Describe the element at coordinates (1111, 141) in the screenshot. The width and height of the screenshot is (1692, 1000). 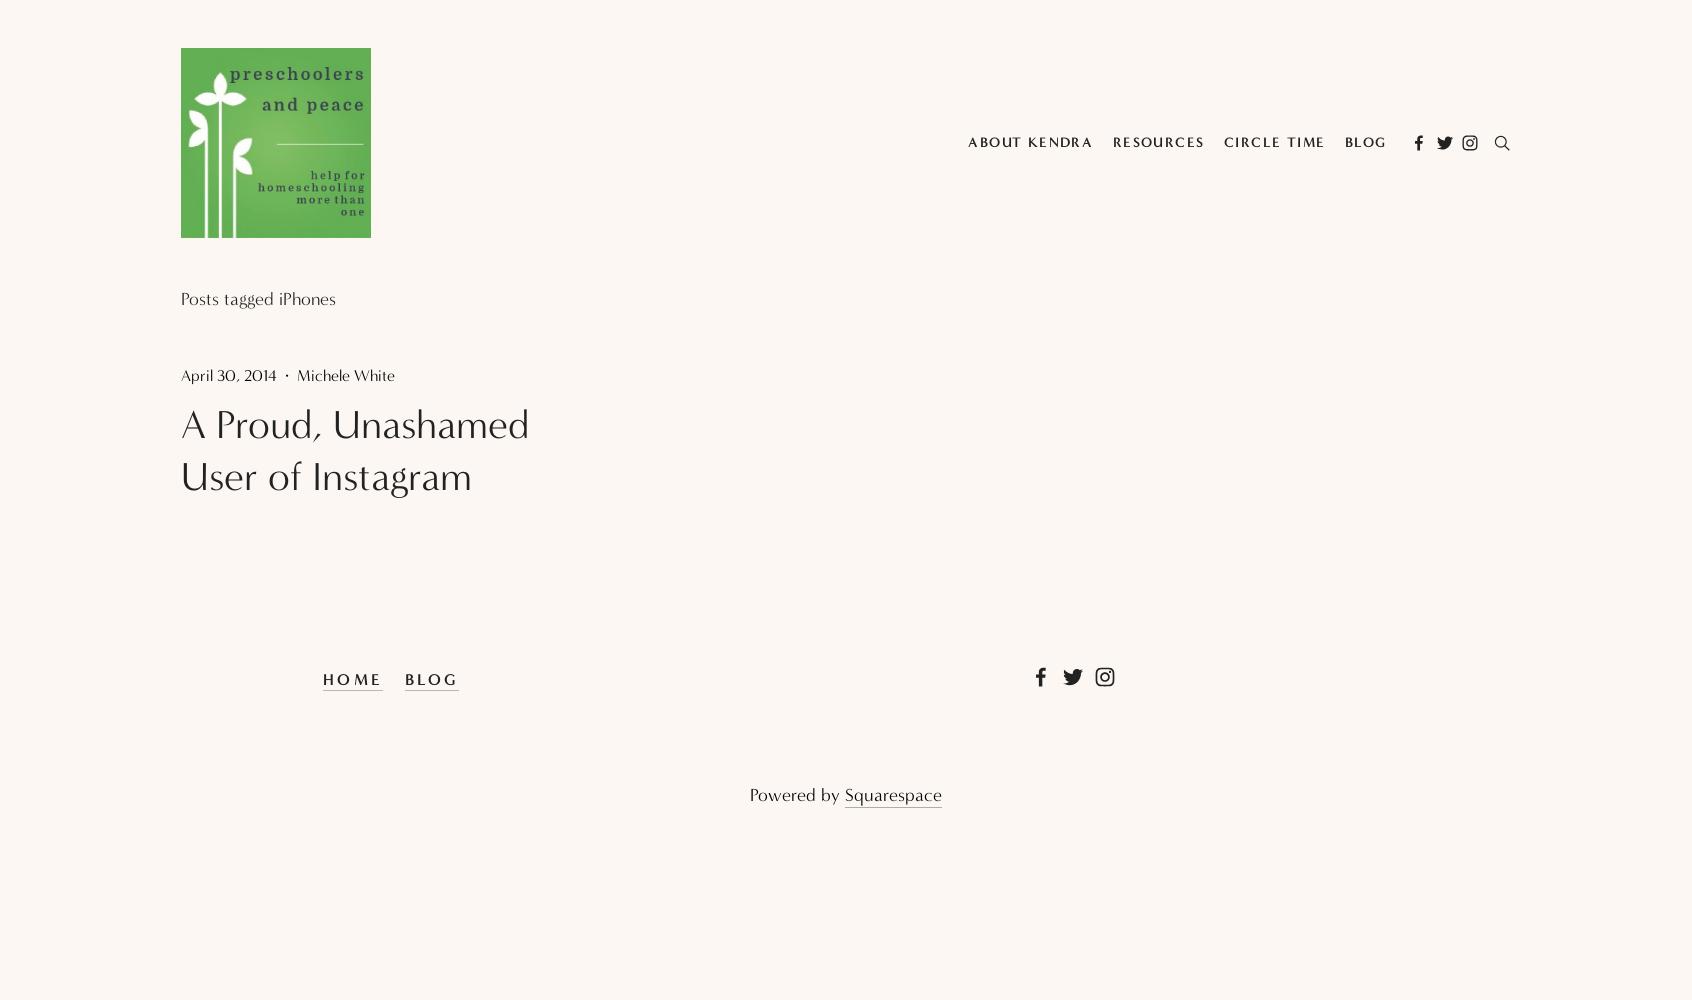
I see `'Resources'` at that location.